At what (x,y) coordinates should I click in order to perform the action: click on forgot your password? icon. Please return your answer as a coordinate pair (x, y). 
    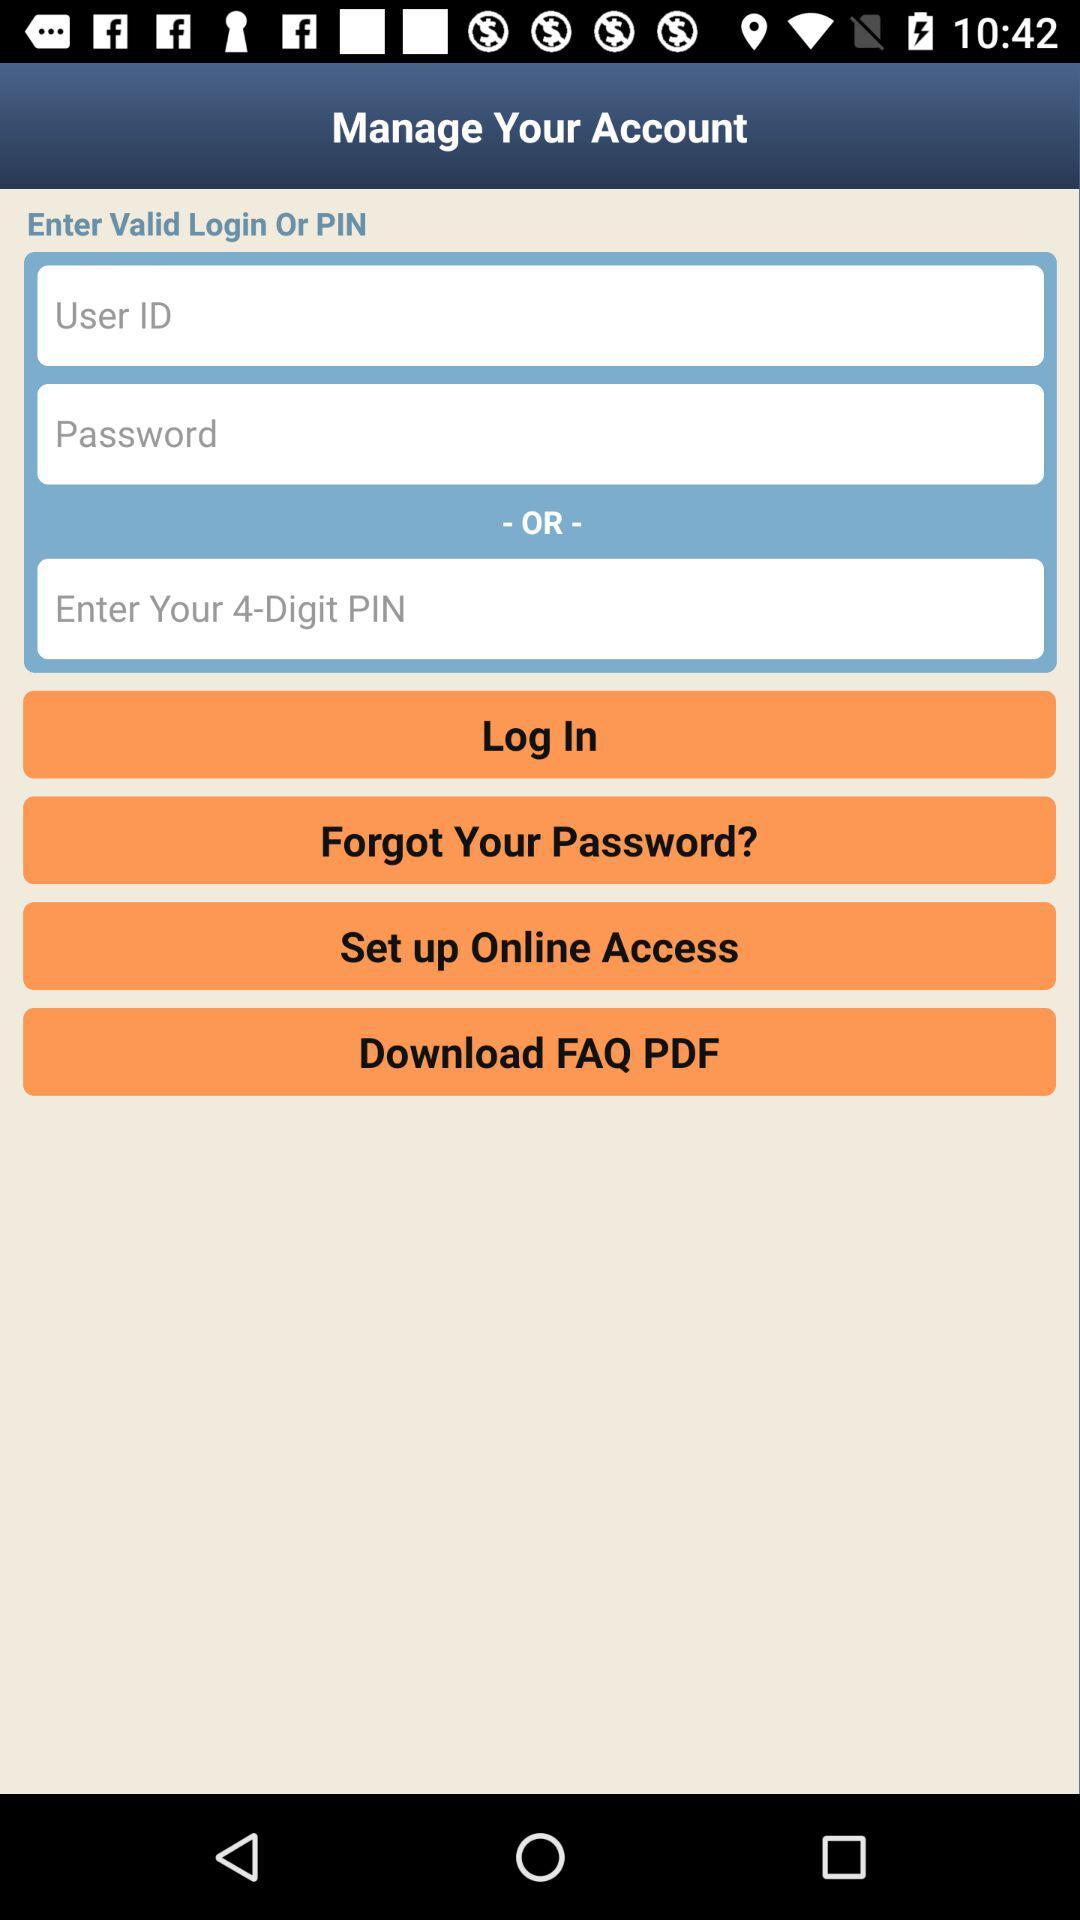
    Looking at the image, I should click on (538, 840).